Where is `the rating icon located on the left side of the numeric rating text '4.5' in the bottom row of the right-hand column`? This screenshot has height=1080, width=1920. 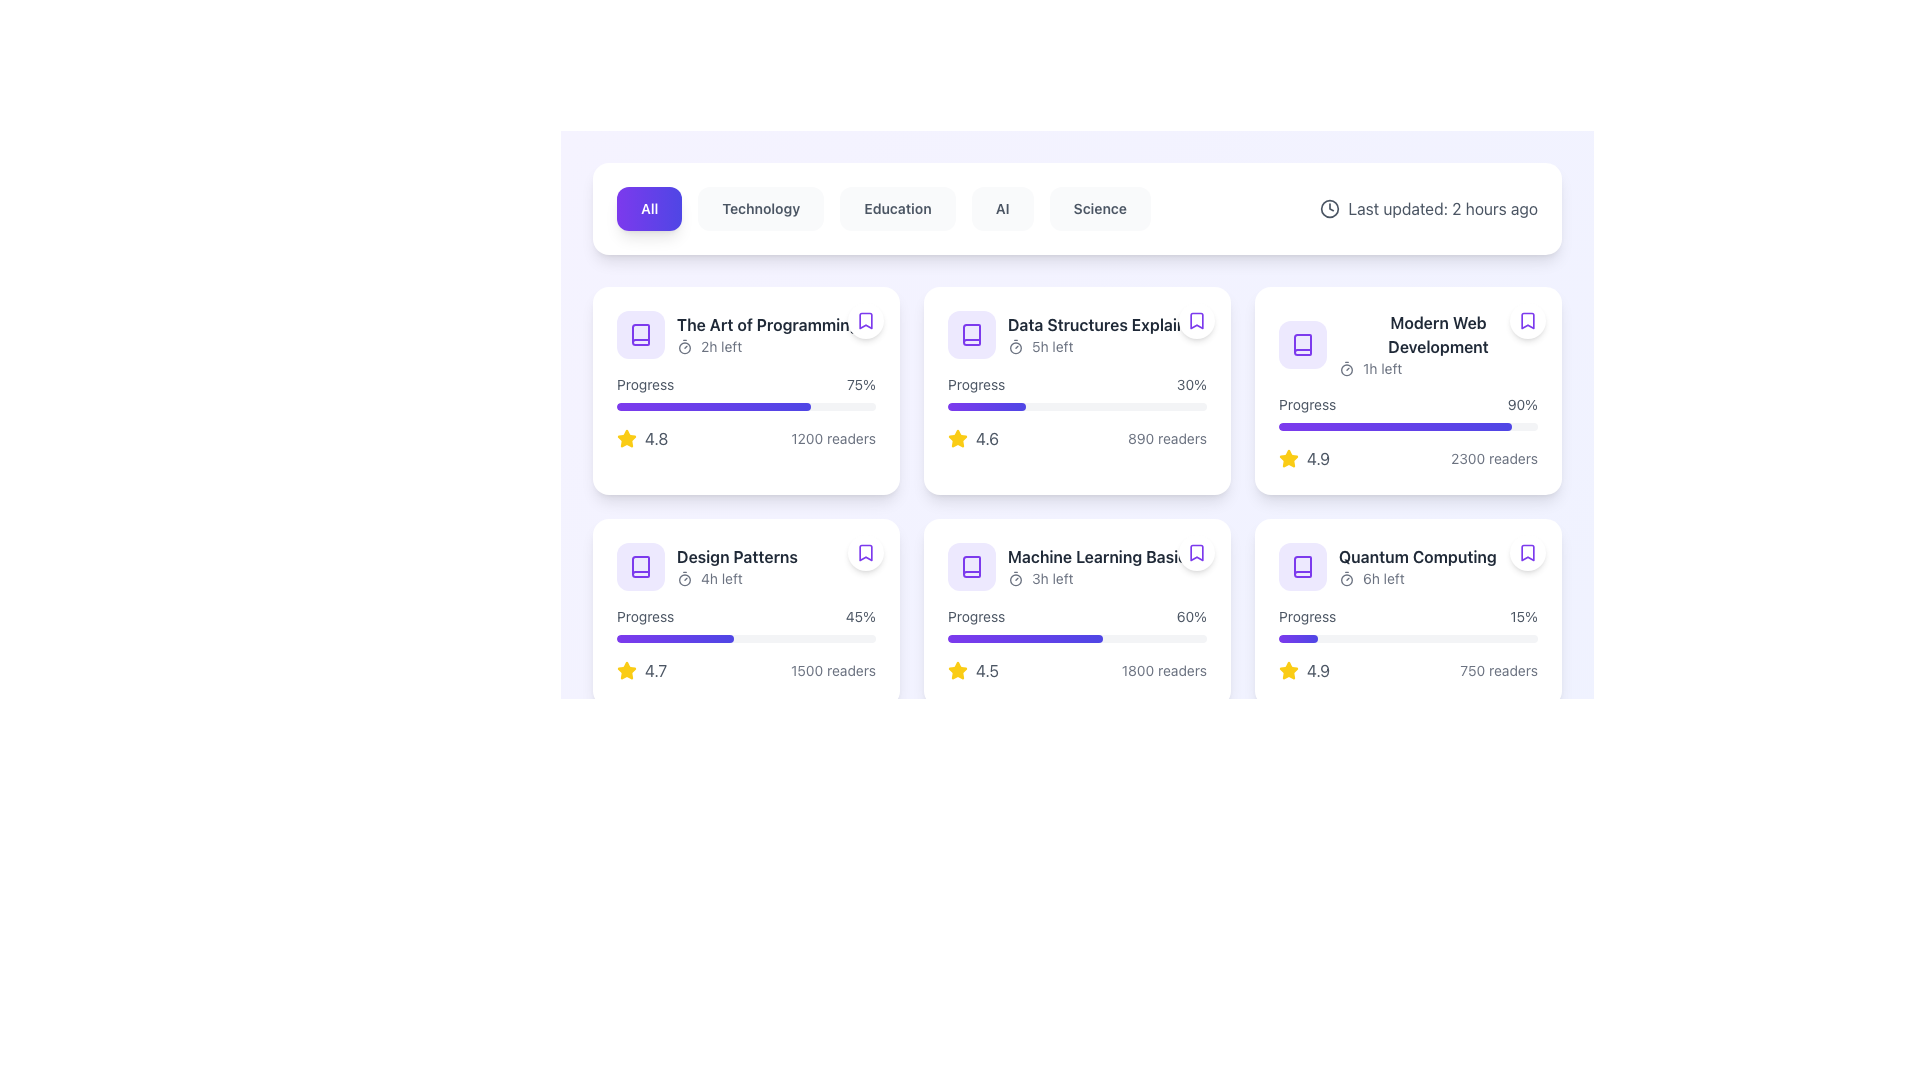
the rating icon located on the left side of the numeric rating text '4.5' in the bottom row of the right-hand column is located at coordinates (957, 671).